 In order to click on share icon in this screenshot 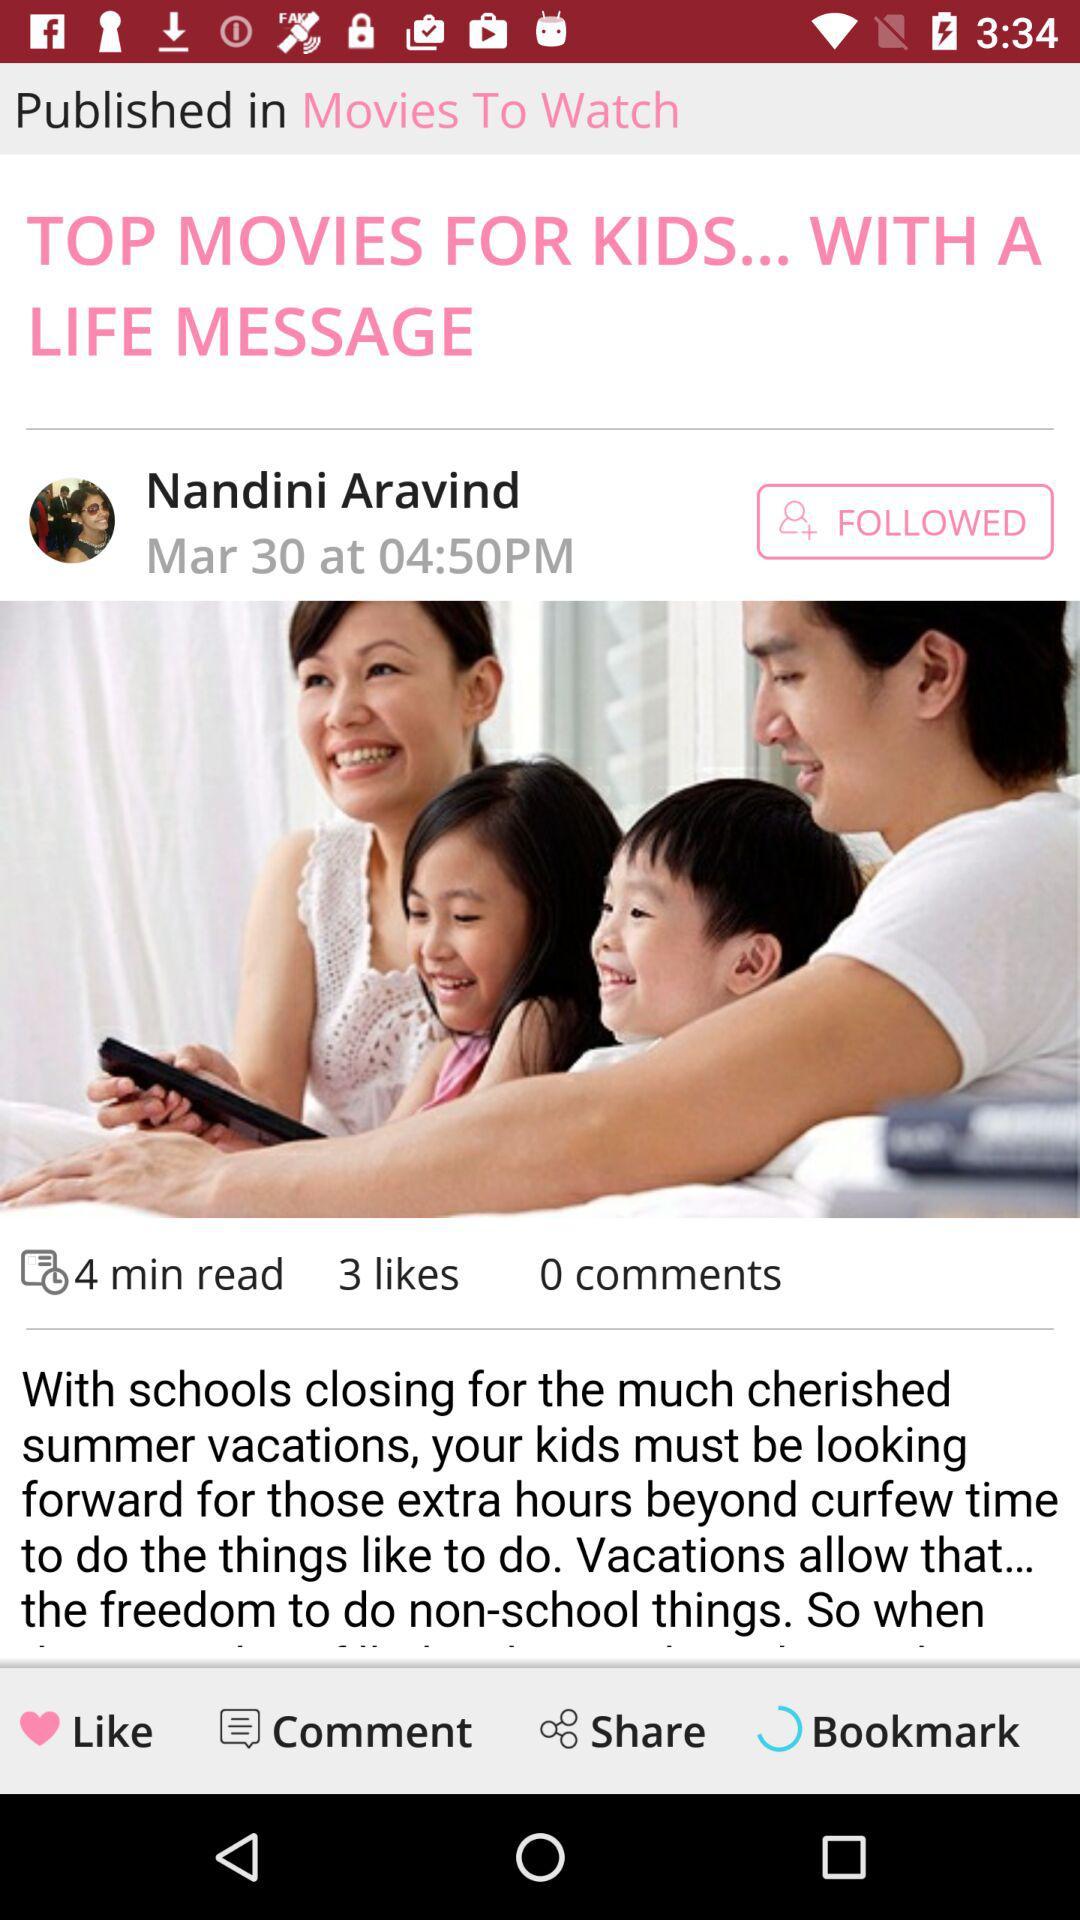, I will do `click(558, 1727)`.